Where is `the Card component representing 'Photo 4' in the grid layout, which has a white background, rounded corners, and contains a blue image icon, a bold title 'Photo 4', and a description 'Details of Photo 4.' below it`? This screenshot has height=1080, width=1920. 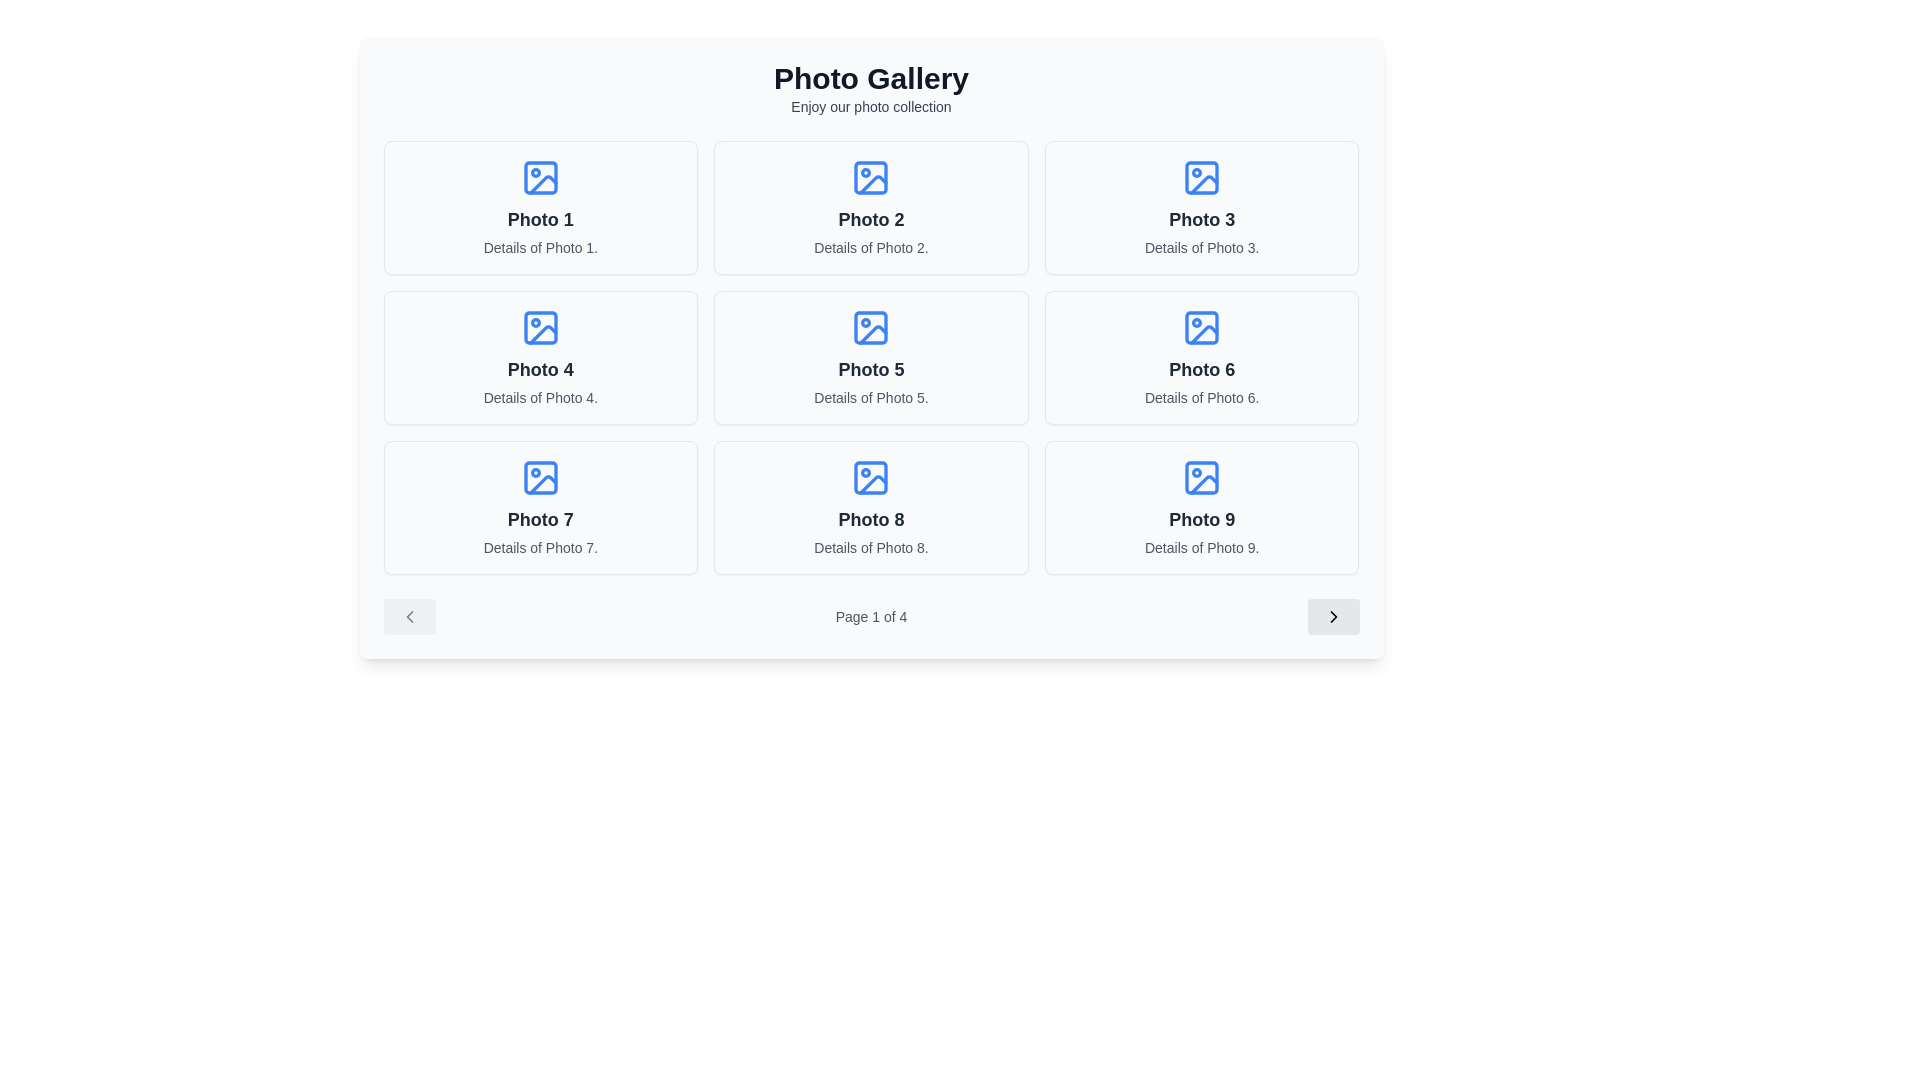 the Card component representing 'Photo 4' in the grid layout, which has a white background, rounded corners, and contains a blue image icon, a bold title 'Photo 4', and a description 'Details of Photo 4.' below it is located at coordinates (540, 357).